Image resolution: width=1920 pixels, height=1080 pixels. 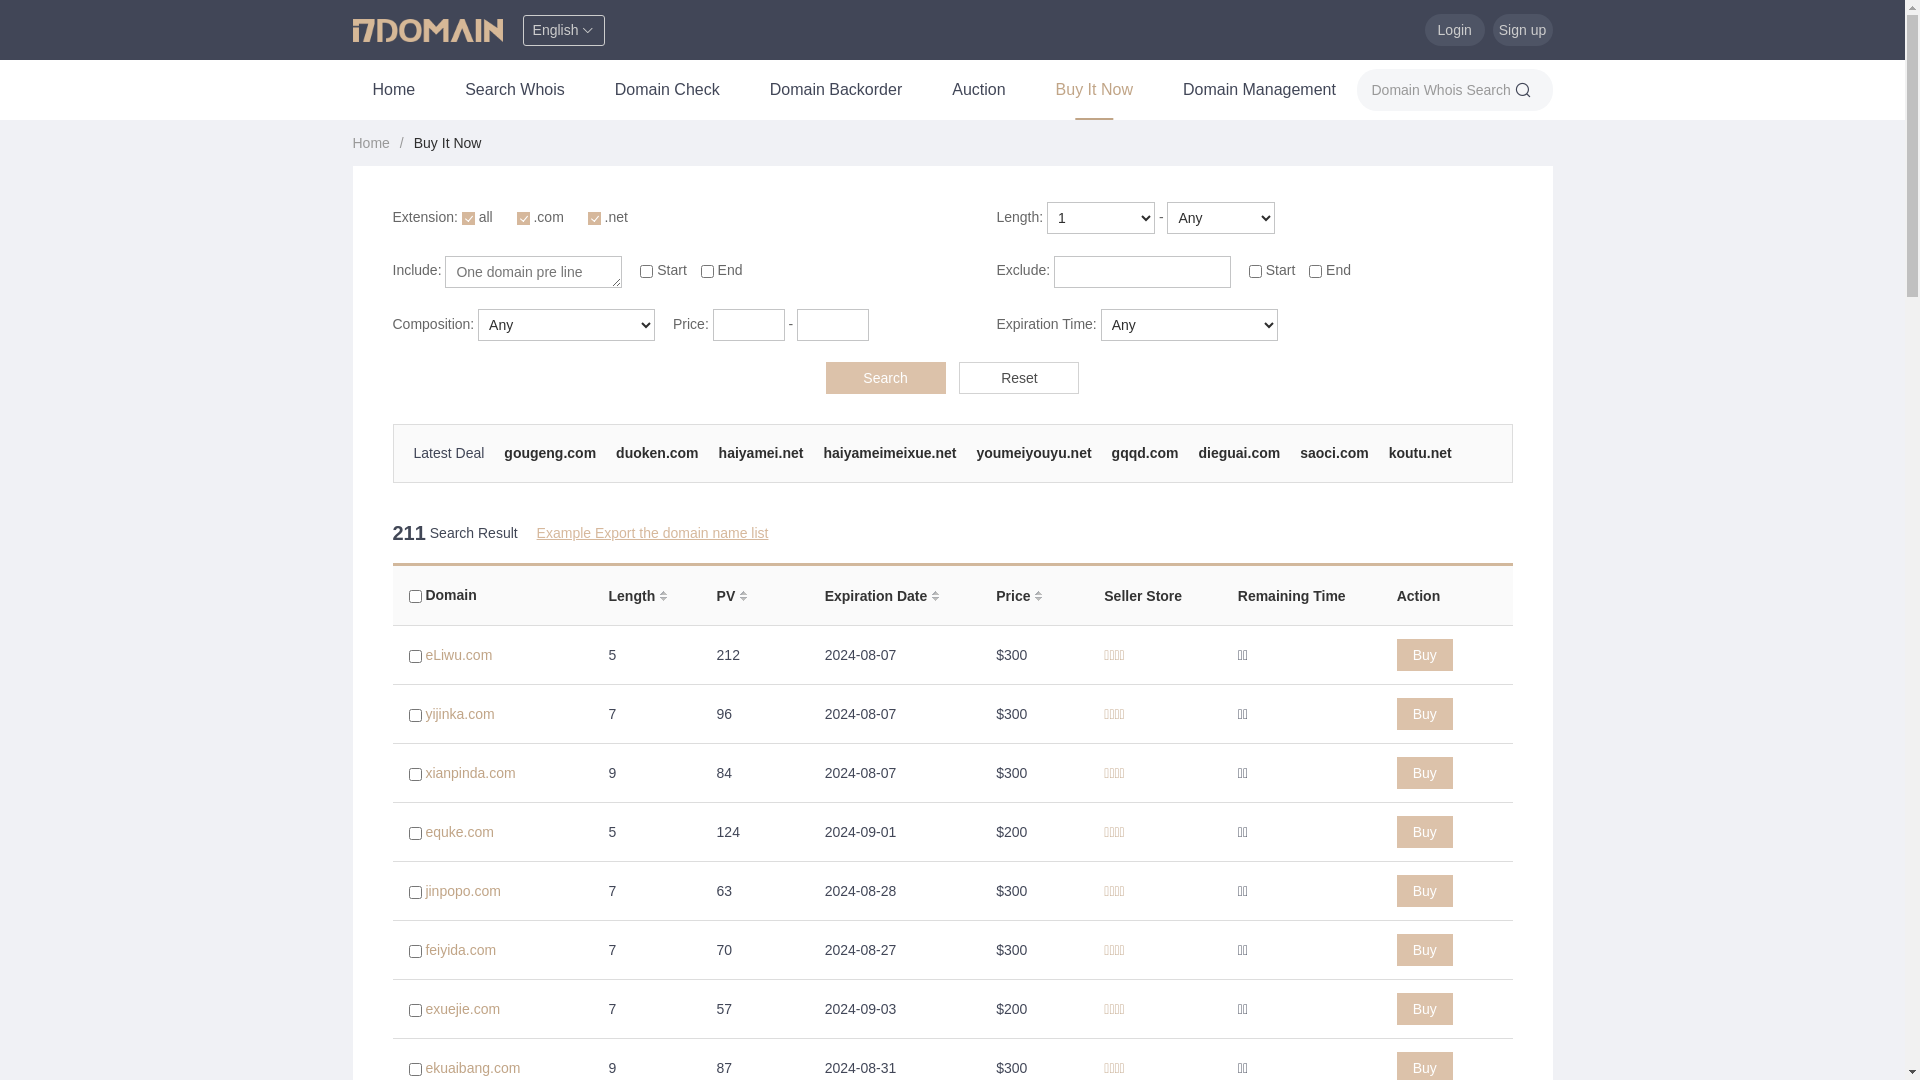 What do you see at coordinates (461, 890) in the screenshot?
I see `'jinpopo.com'` at bounding box center [461, 890].